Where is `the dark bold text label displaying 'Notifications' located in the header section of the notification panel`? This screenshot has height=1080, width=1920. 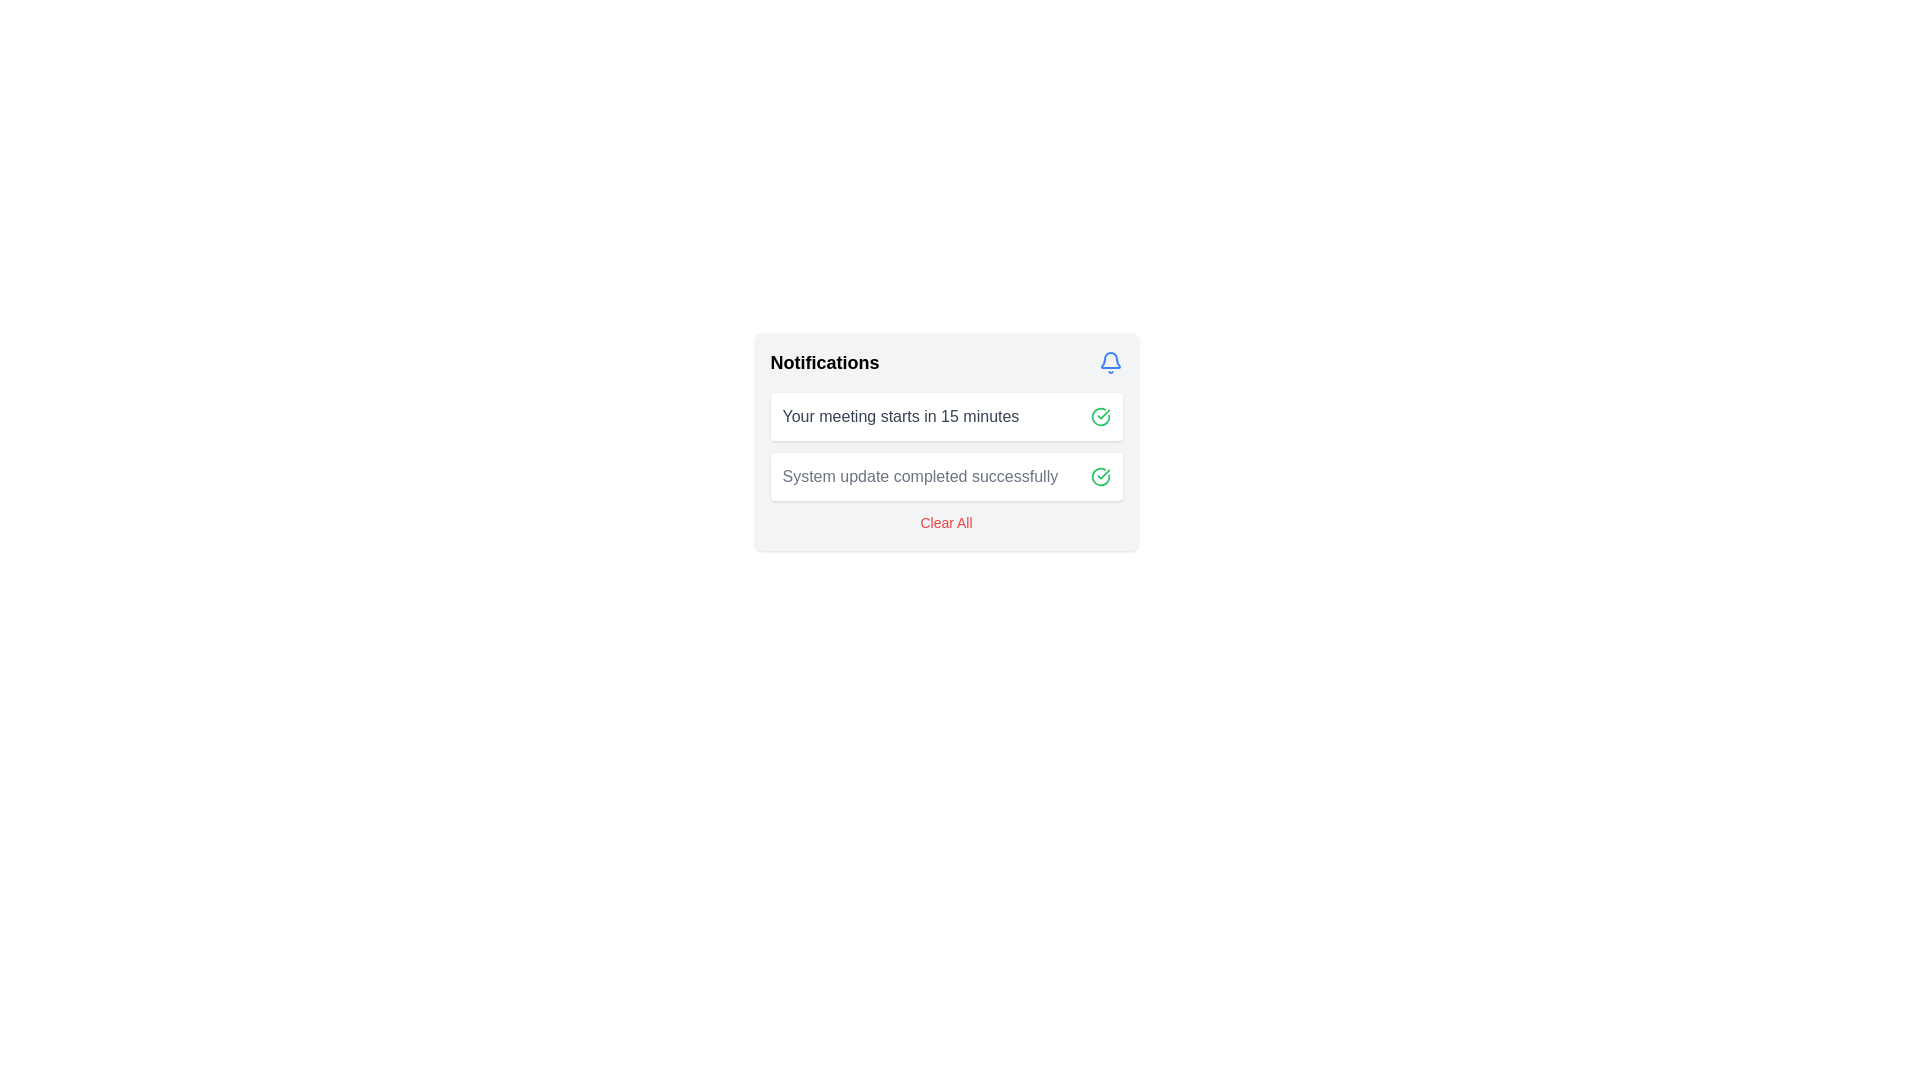
the dark bold text label displaying 'Notifications' located in the header section of the notification panel is located at coordinates (825, 362).